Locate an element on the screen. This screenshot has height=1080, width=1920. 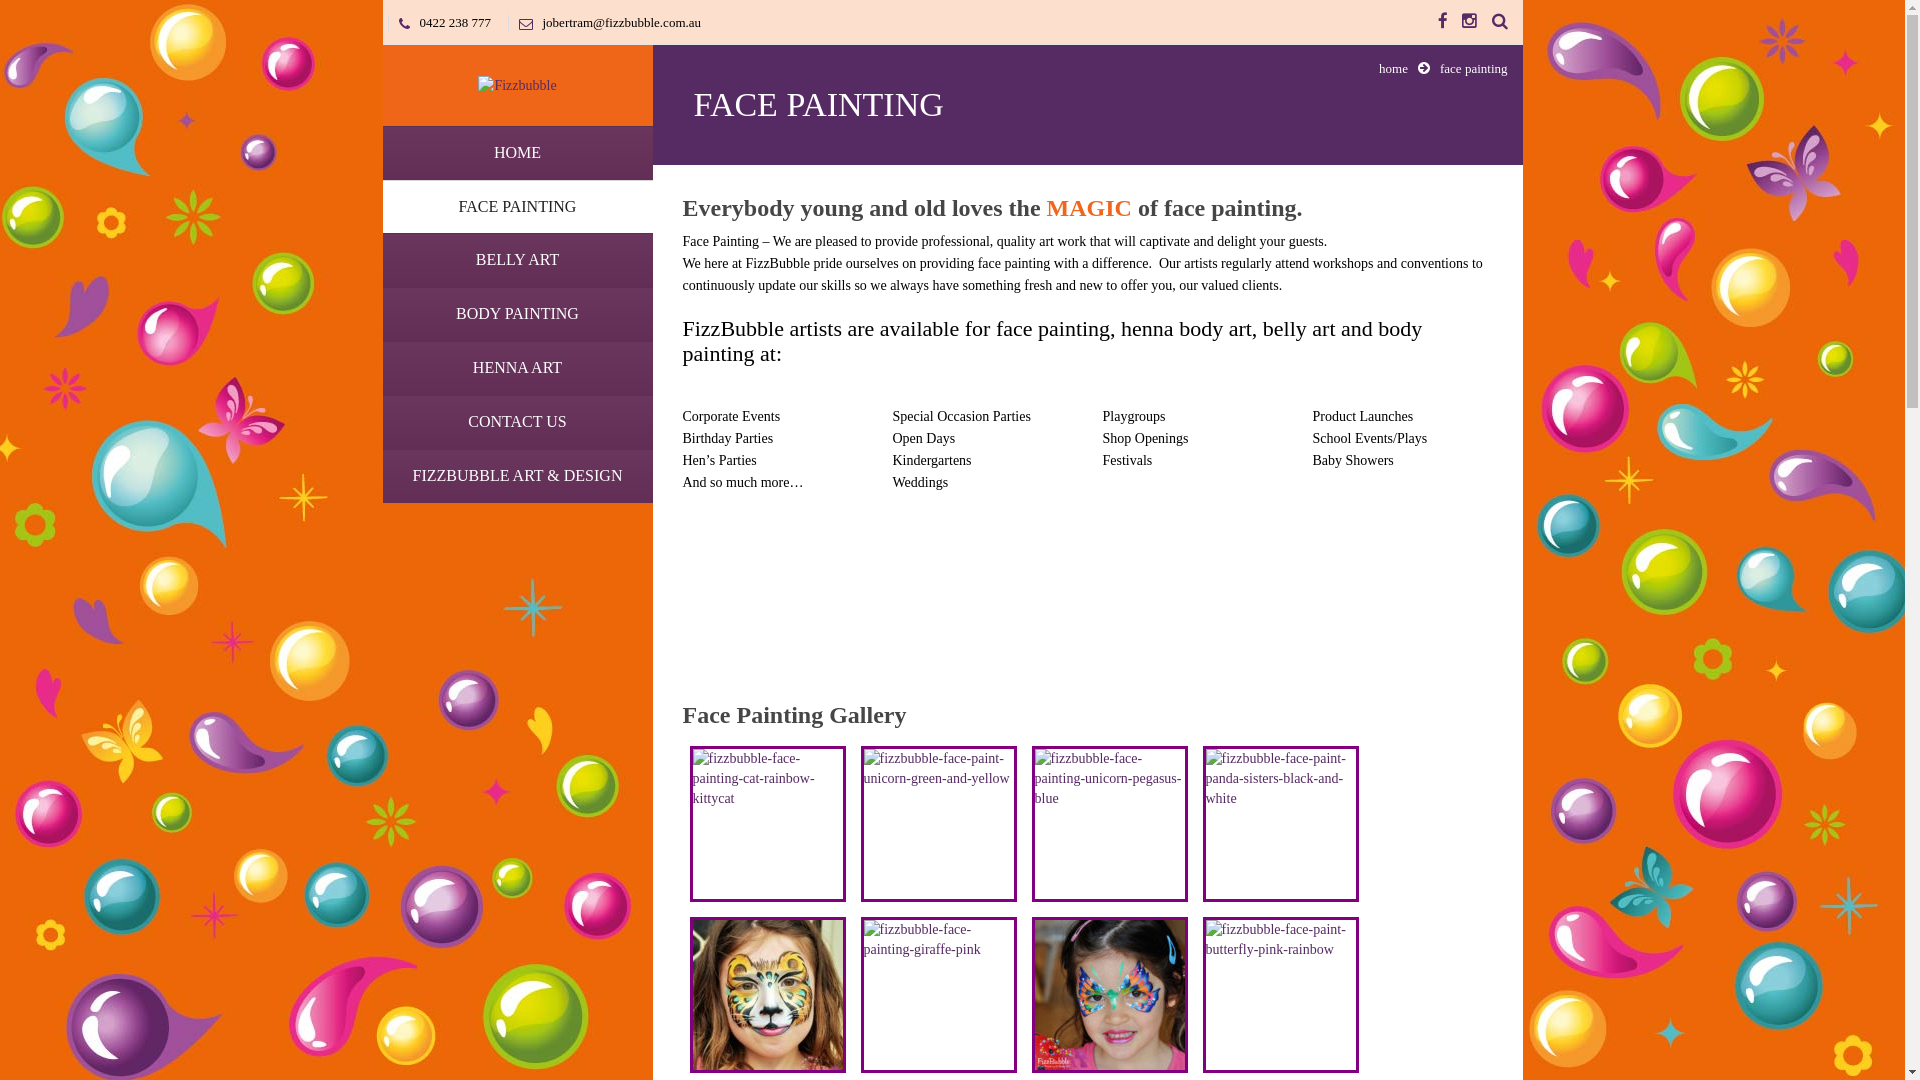
'fizzbubble-face-painting-leopard-gold' is located at coordinates (766, 995).